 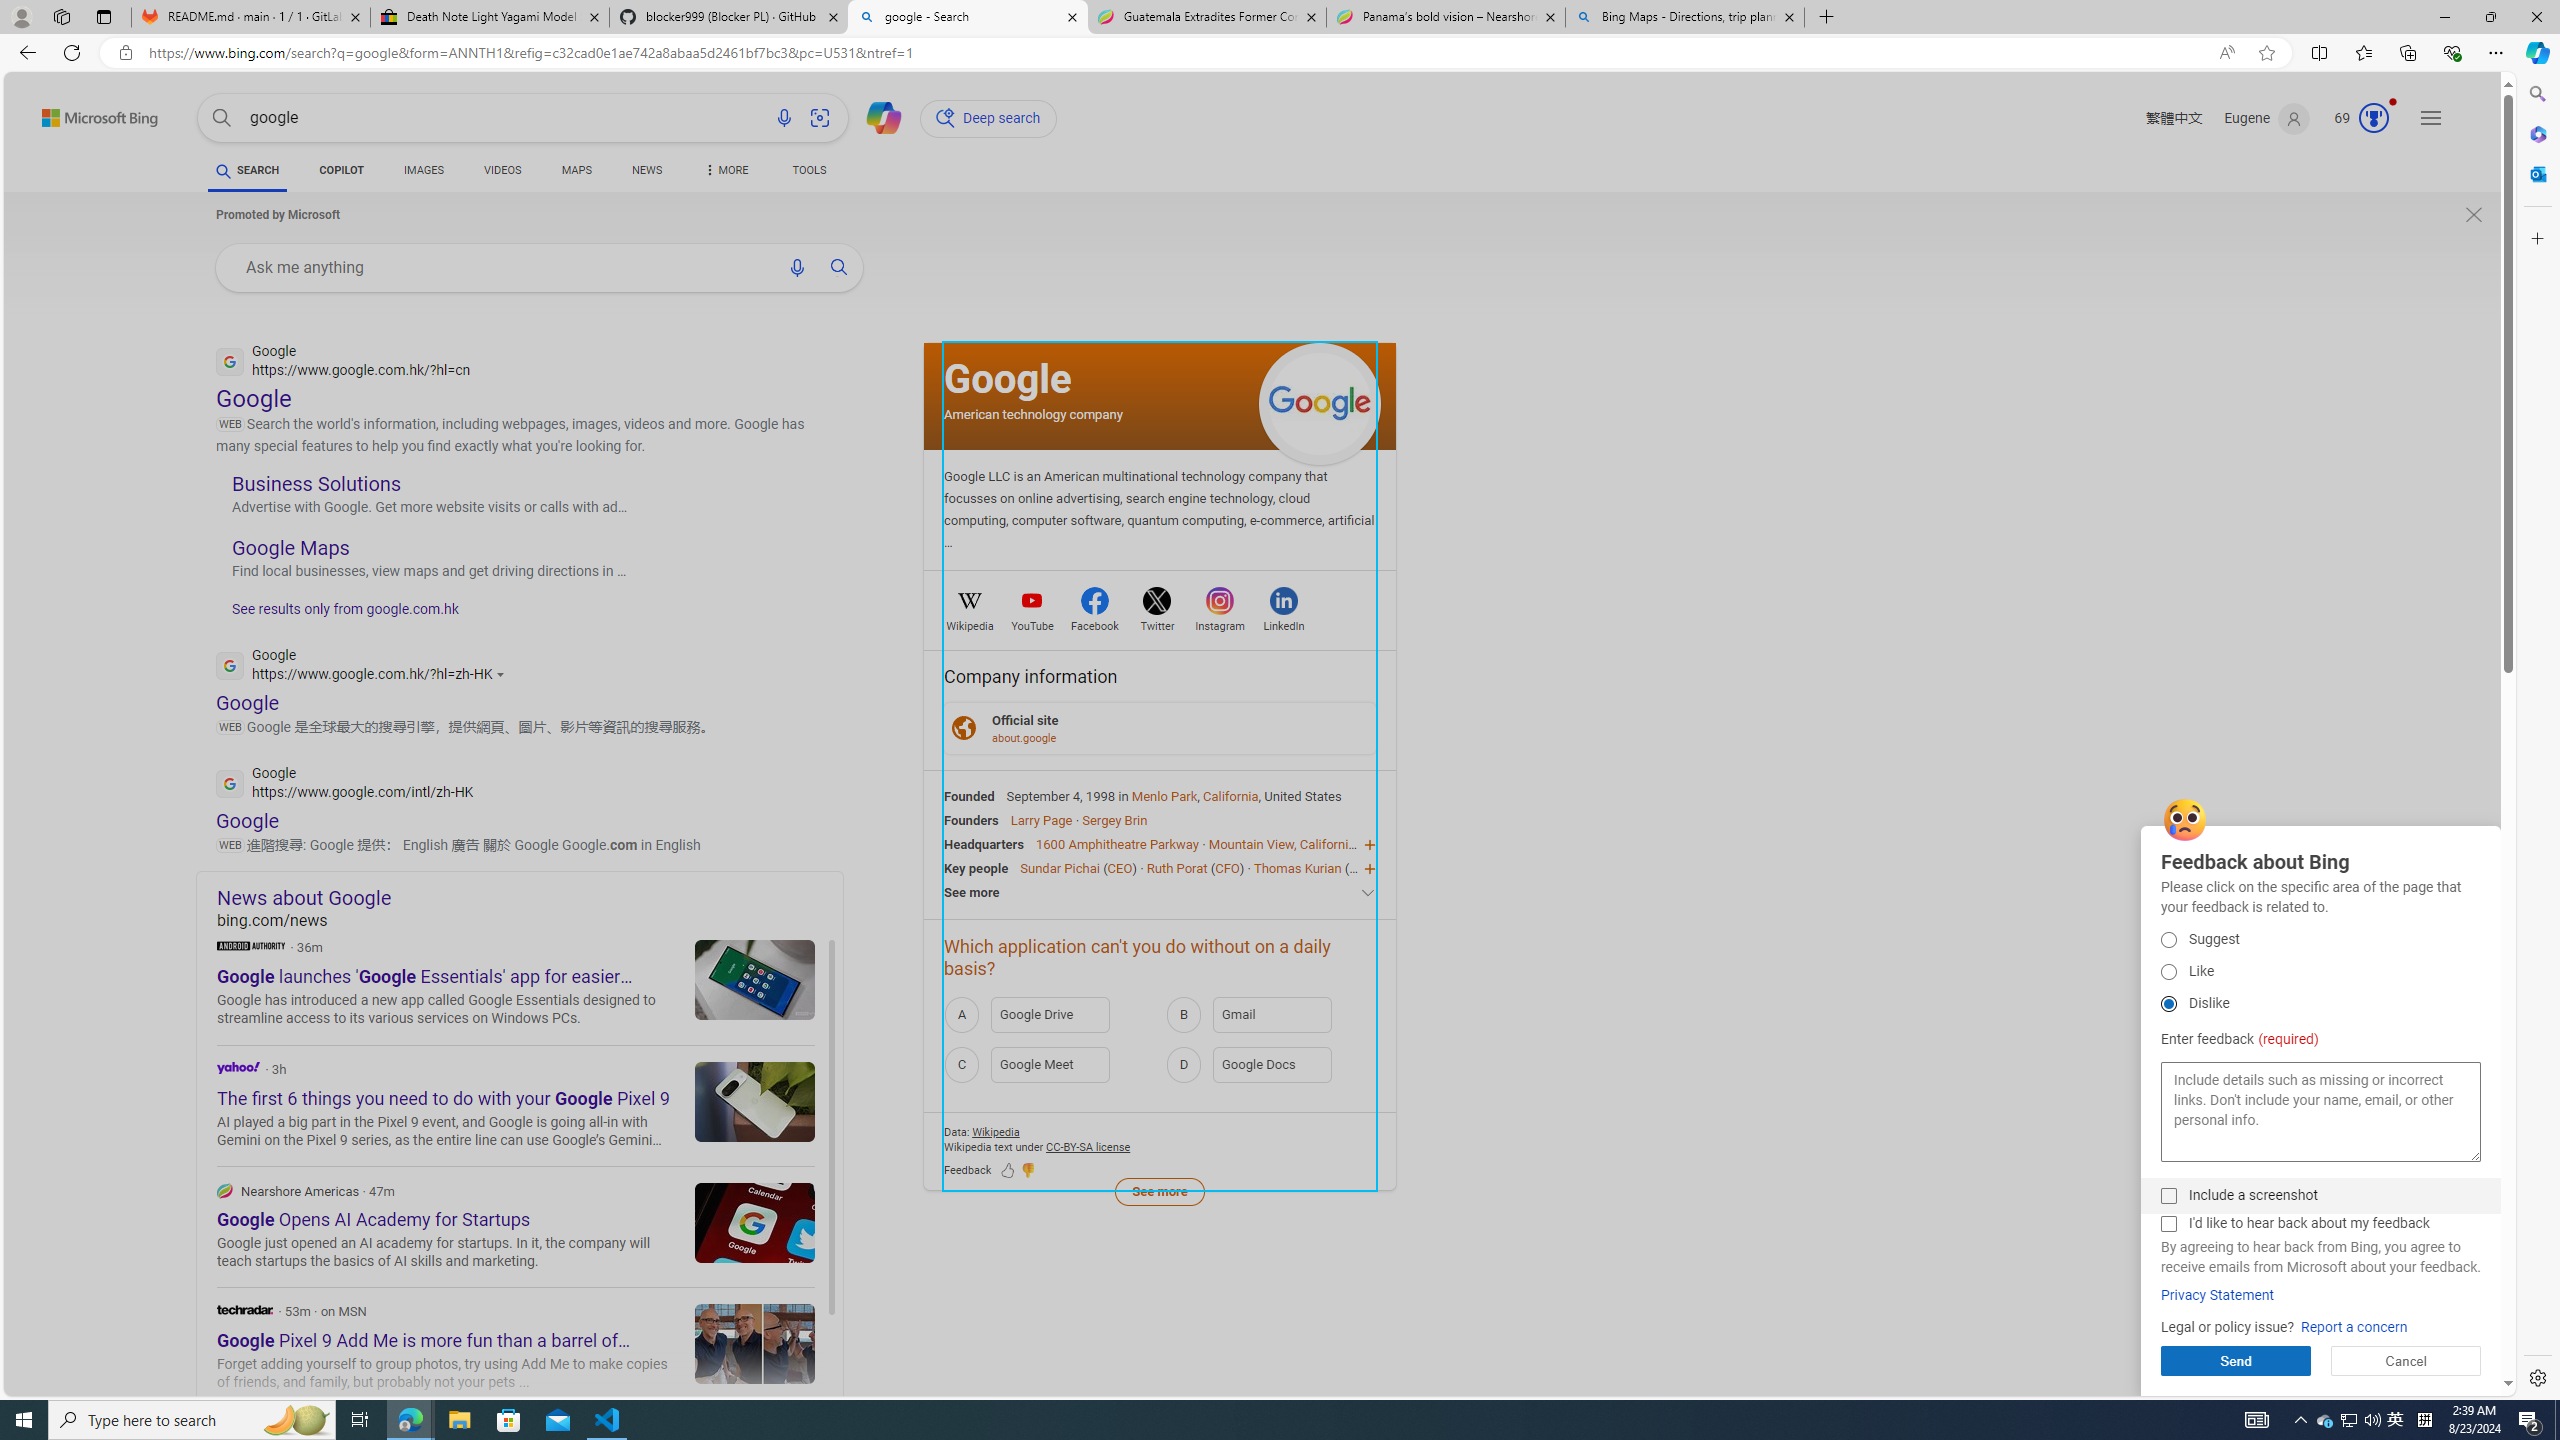 What do you see at coordinates (2168, 1223) in the screenshot?
I see `'I'` at bounding box center [2168, 1223].